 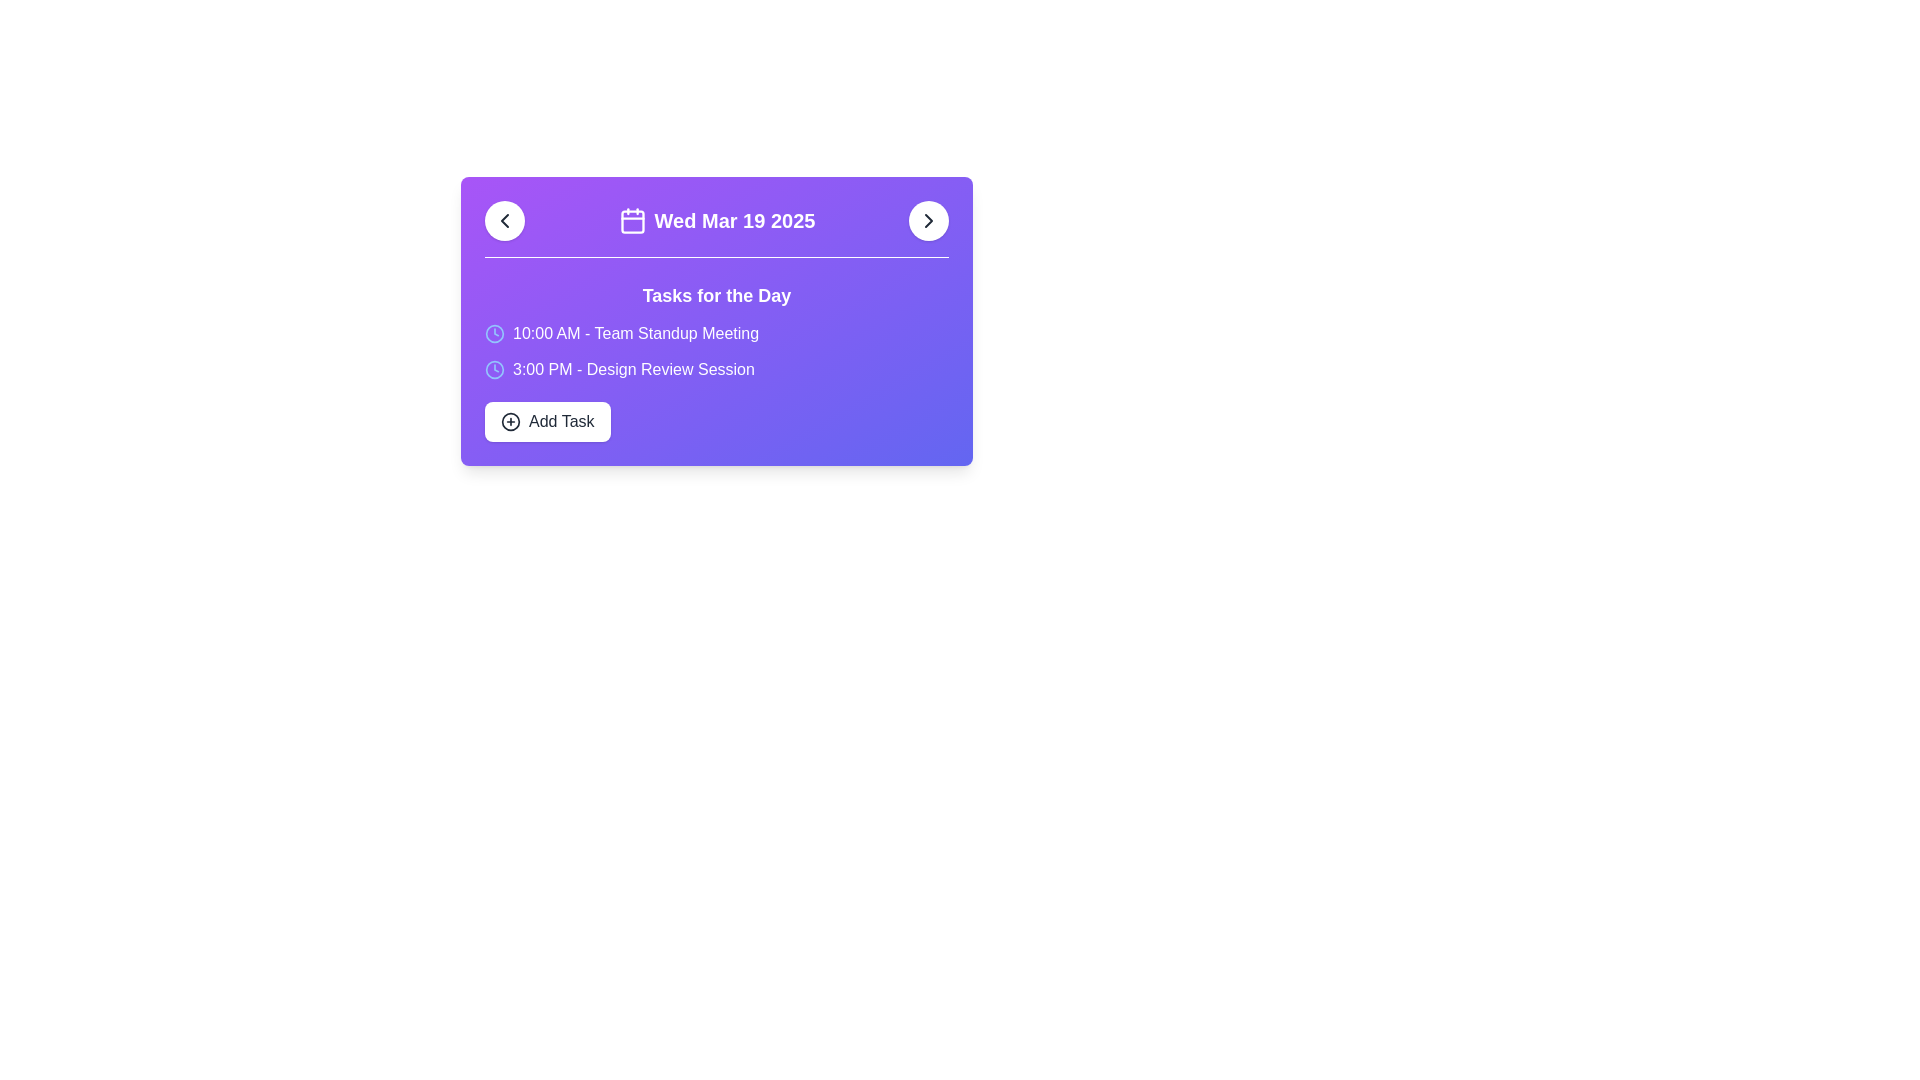 What do you see at coordinates (631, 222) in the screenshot?
I see `the calendar icon located in the purple header bar of the card layout, adjacent to the date text` at bounding box center [631, 222].